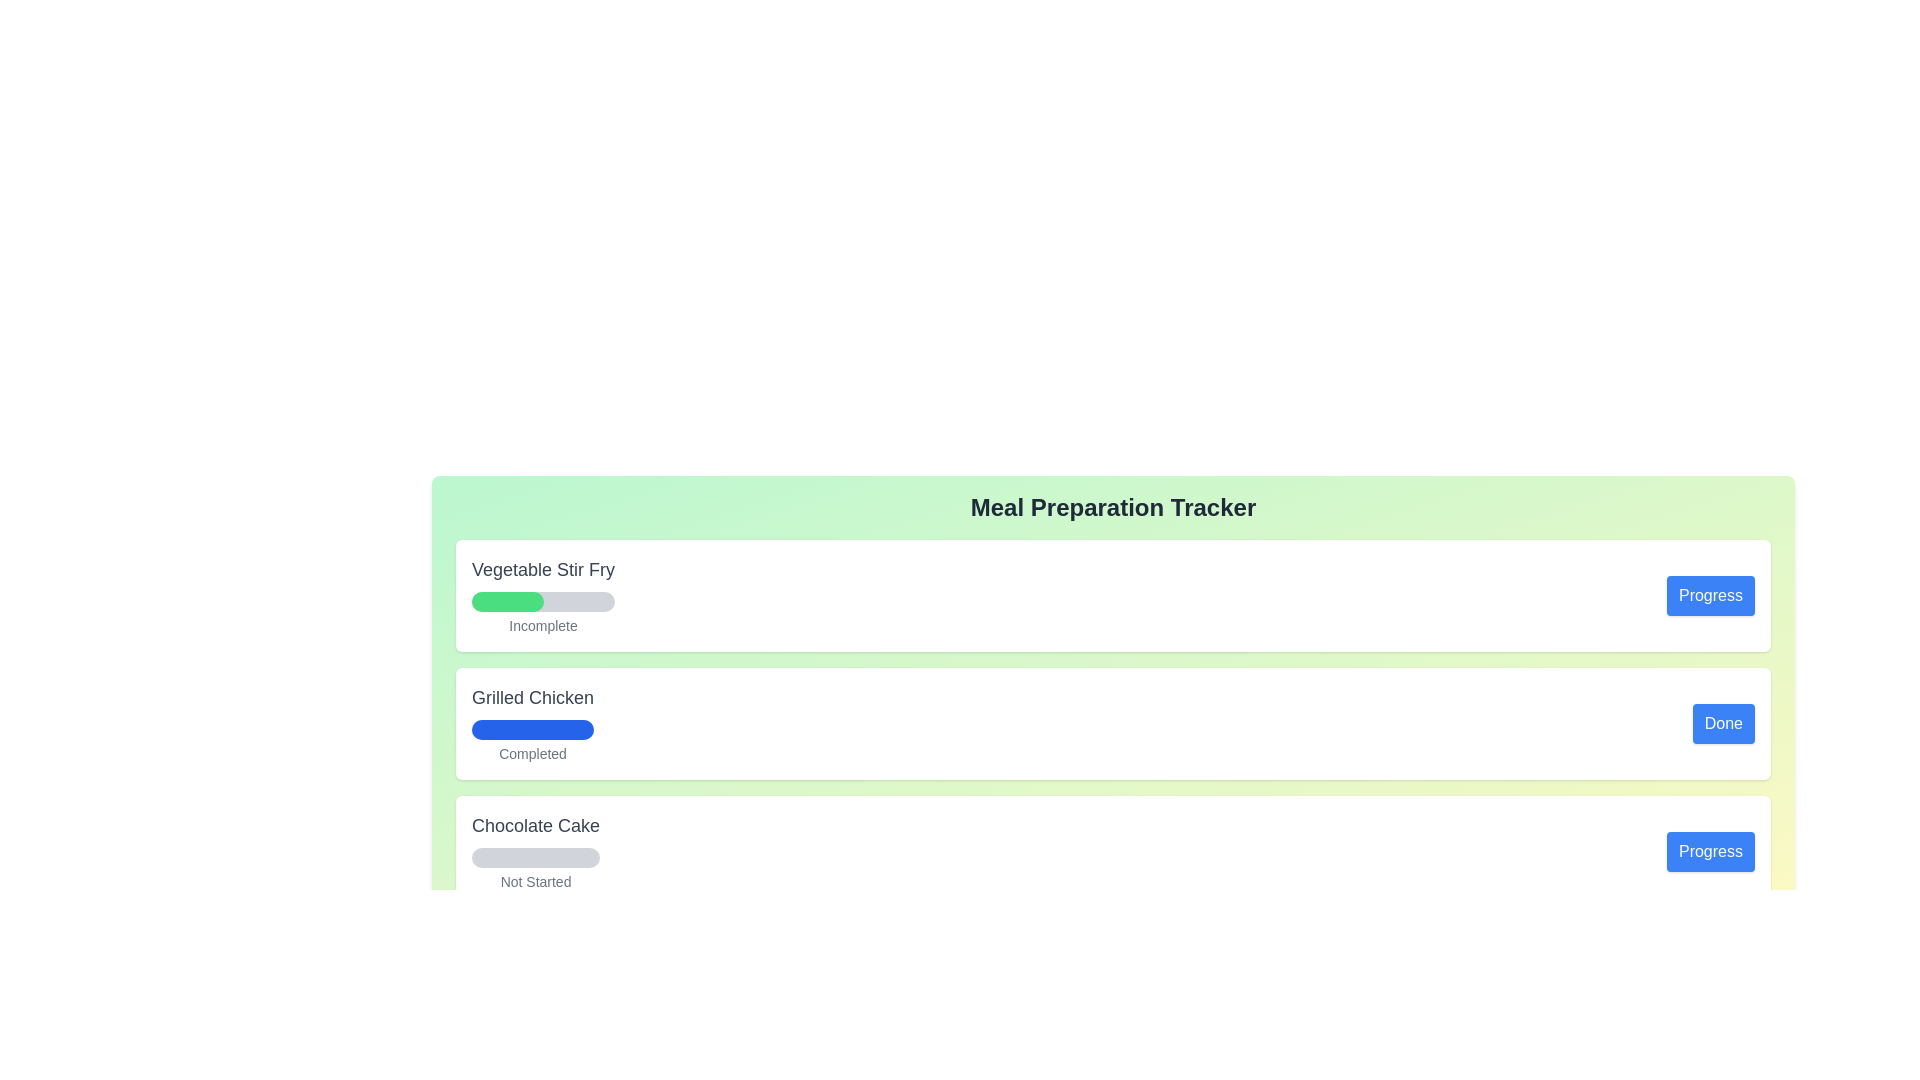  What do you see at coordinates (543, 624) in the screenshot?
I see `the text label displaying 'Incomplete' located beneath the progress bar in the 'Vegetable Stir Fry' section` at bounding box center [543, 624].